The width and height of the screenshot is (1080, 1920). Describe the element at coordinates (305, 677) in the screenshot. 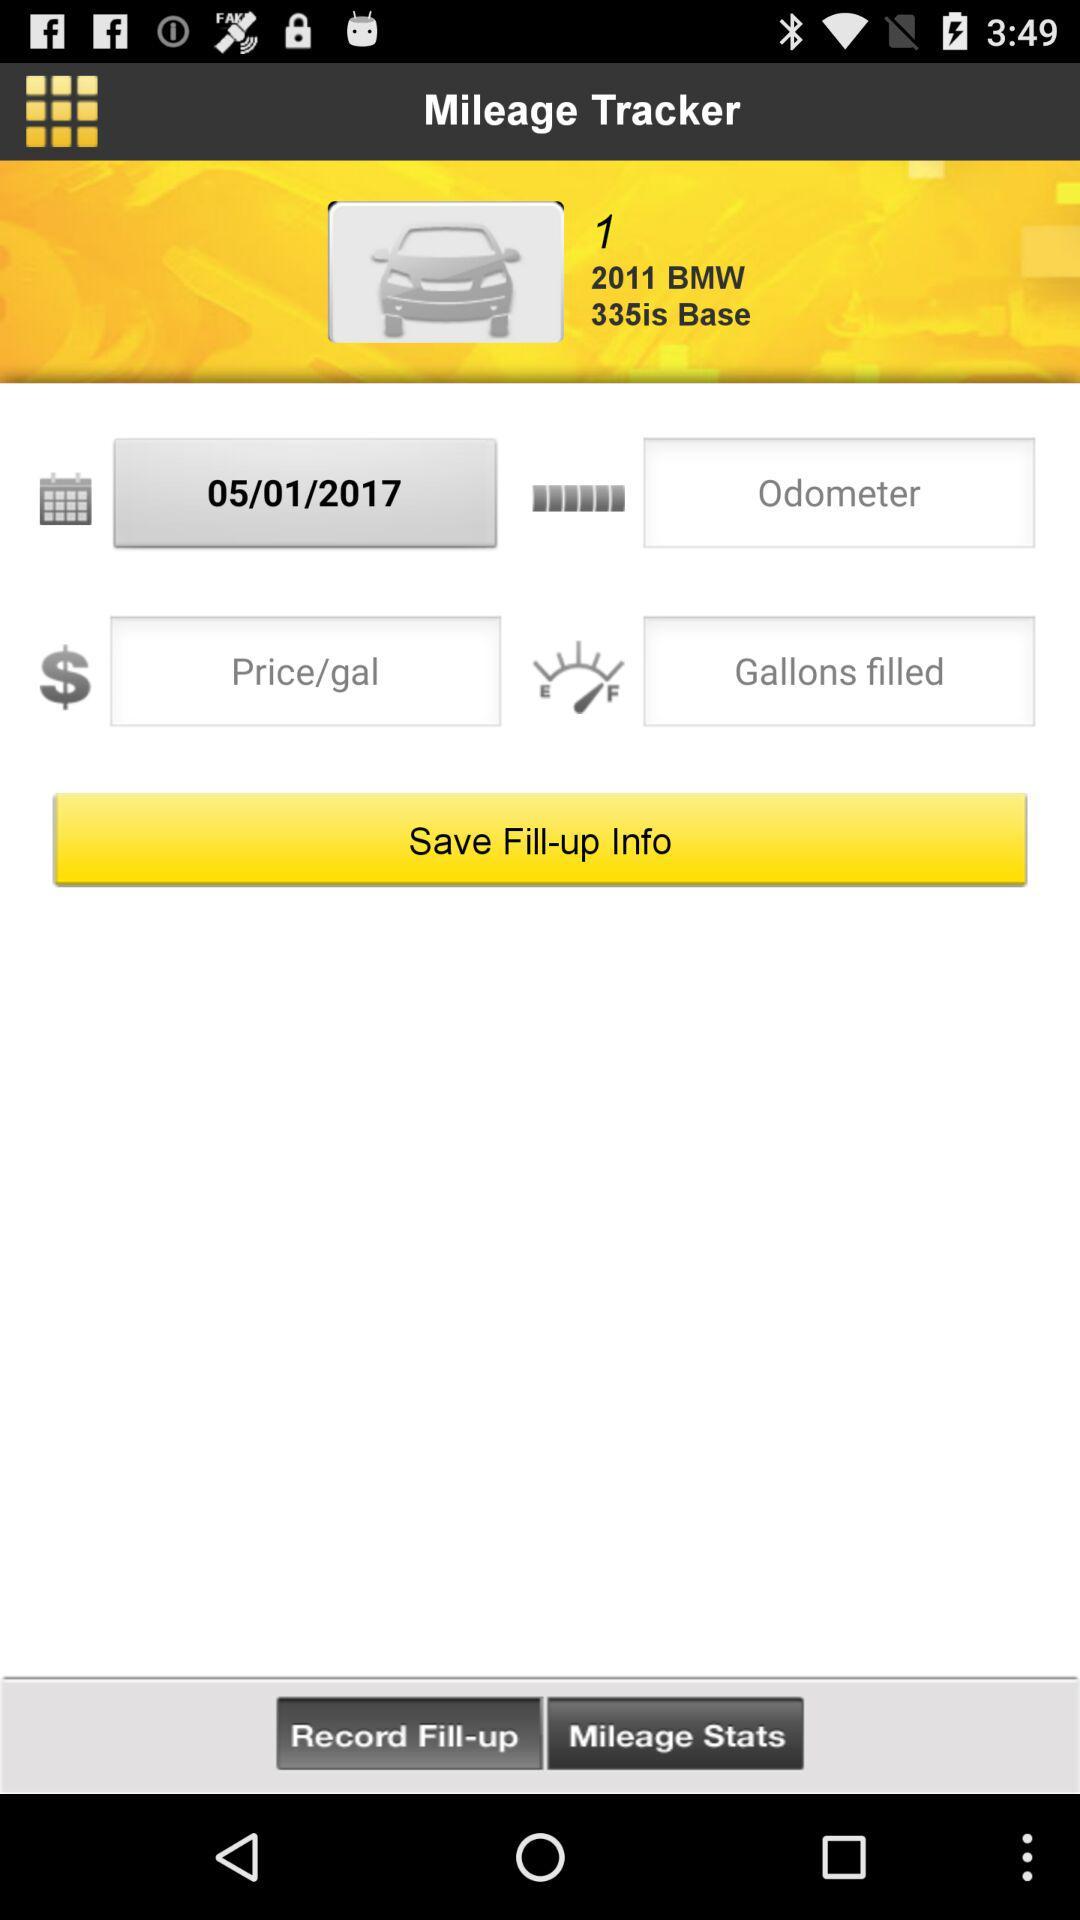

I see `text box to enter price petrol/diesel price per gallon` at that location.